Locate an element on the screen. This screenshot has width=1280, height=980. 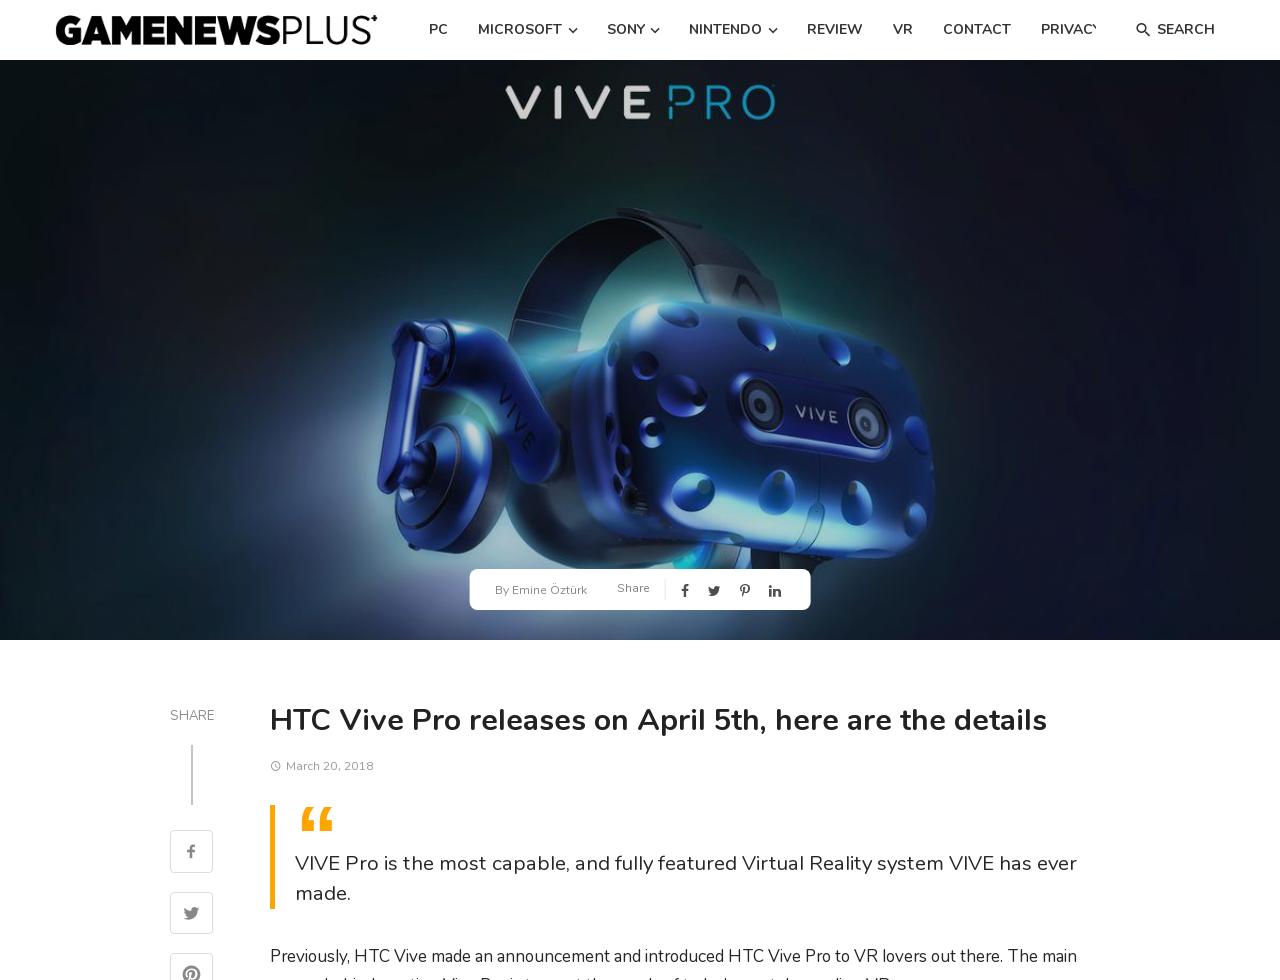
'March 20, 2018' is located at coordinates (284, 765).